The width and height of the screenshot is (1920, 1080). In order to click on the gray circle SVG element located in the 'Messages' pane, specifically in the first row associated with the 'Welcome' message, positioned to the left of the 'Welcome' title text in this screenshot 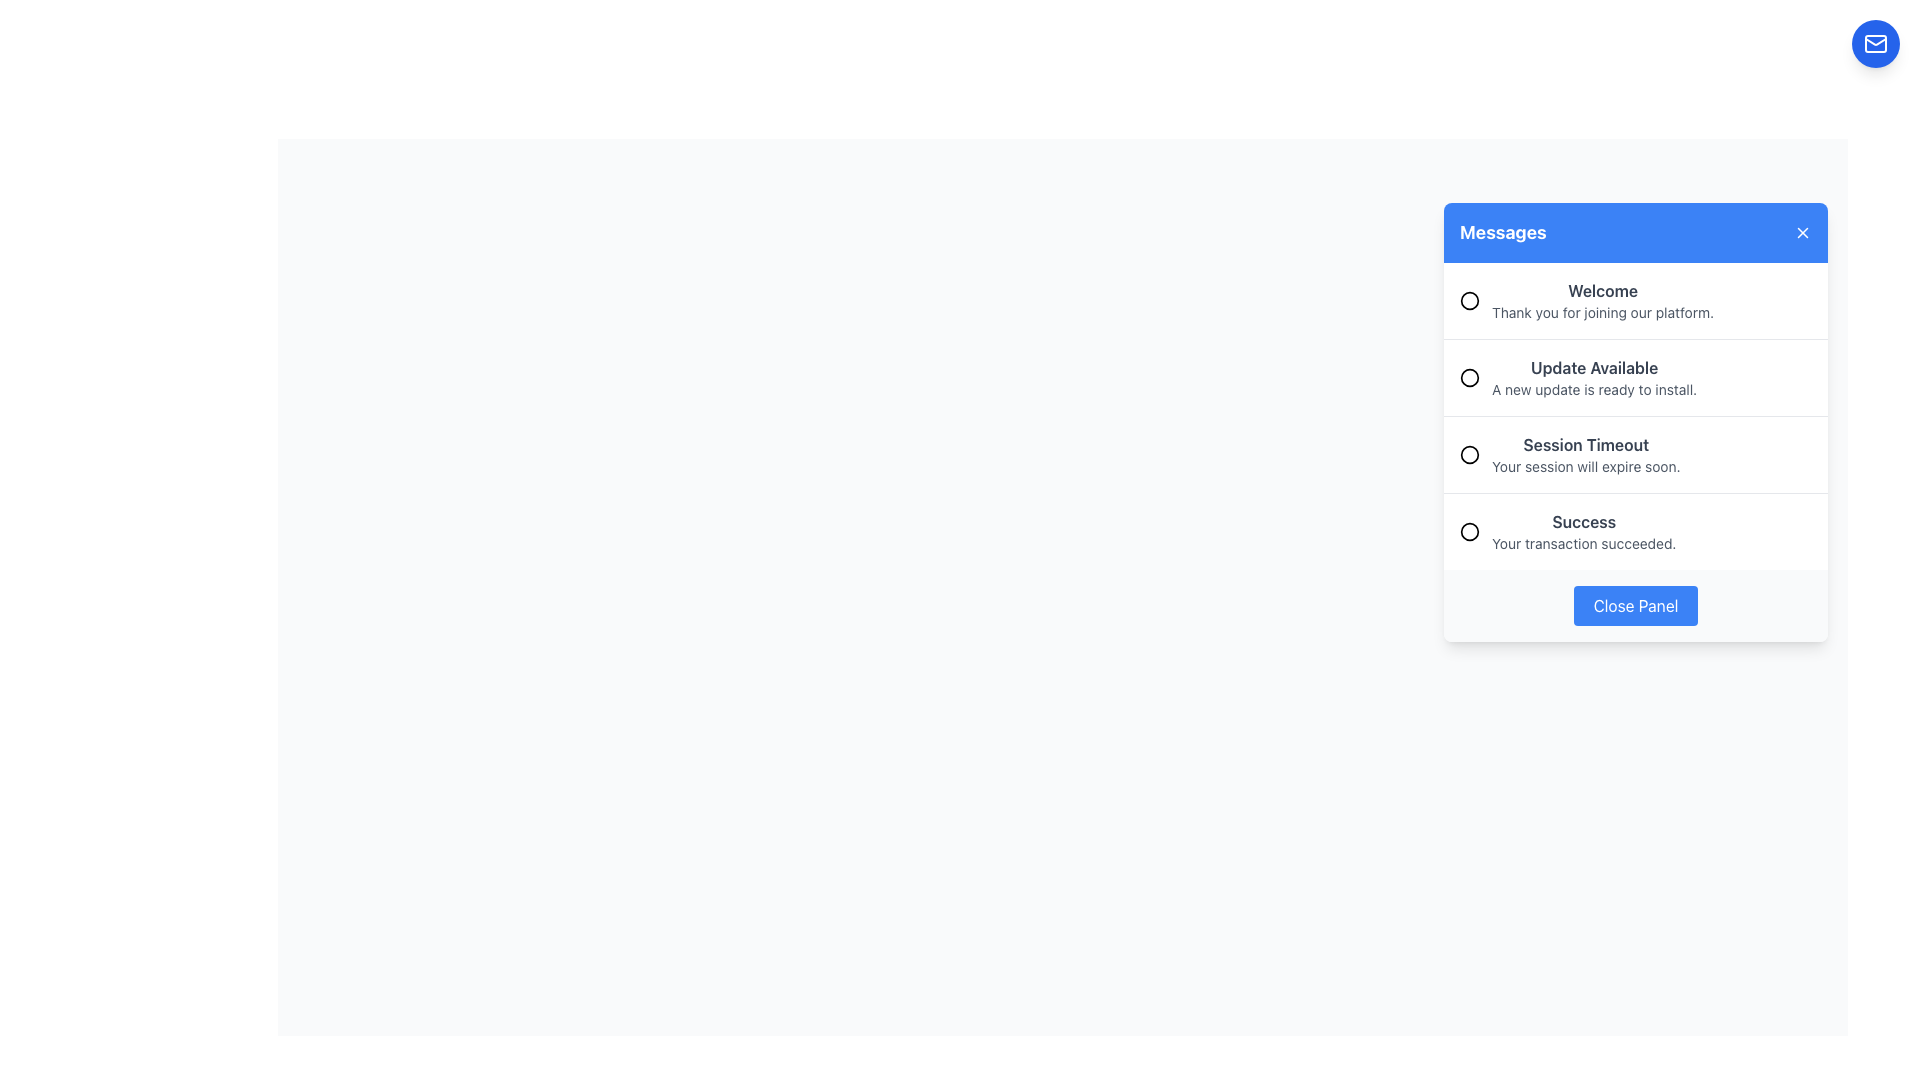, I will do `click(1469, 300)`.